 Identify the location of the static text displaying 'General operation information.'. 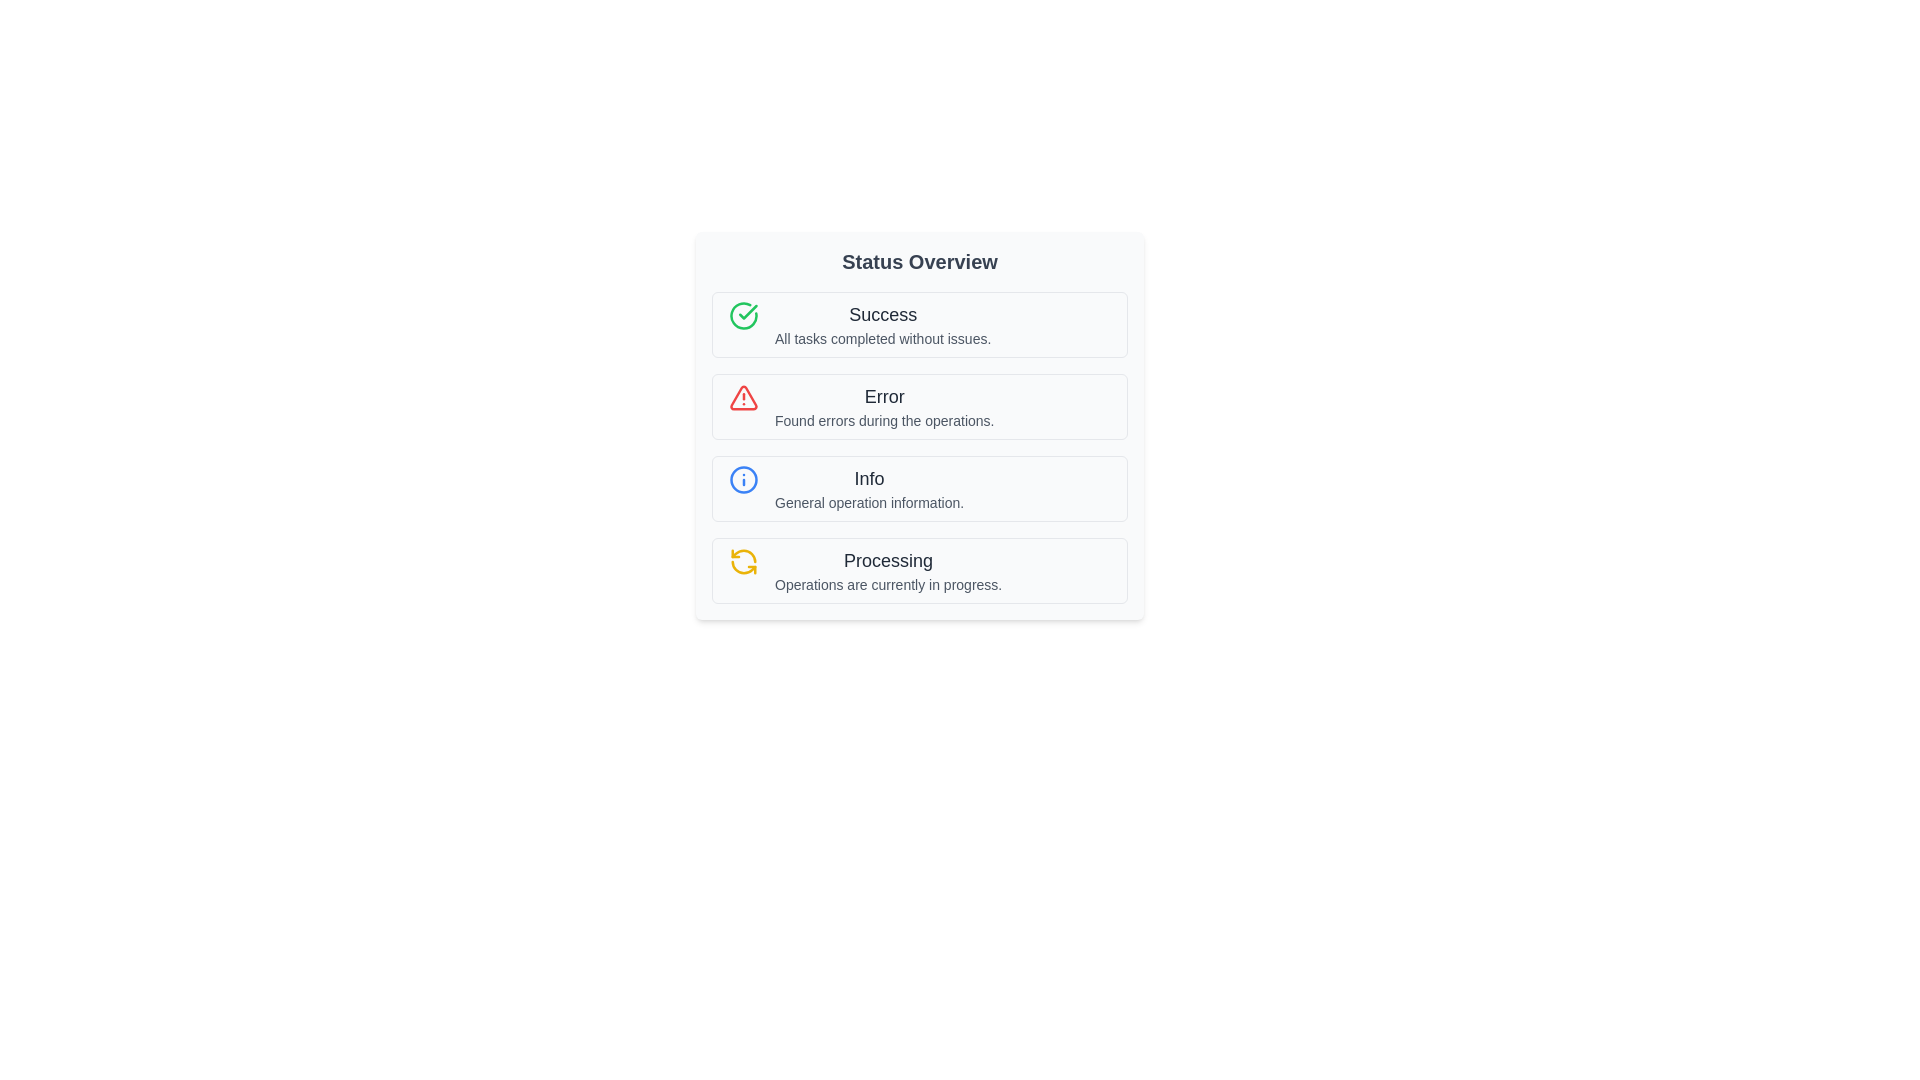
(869, 501).